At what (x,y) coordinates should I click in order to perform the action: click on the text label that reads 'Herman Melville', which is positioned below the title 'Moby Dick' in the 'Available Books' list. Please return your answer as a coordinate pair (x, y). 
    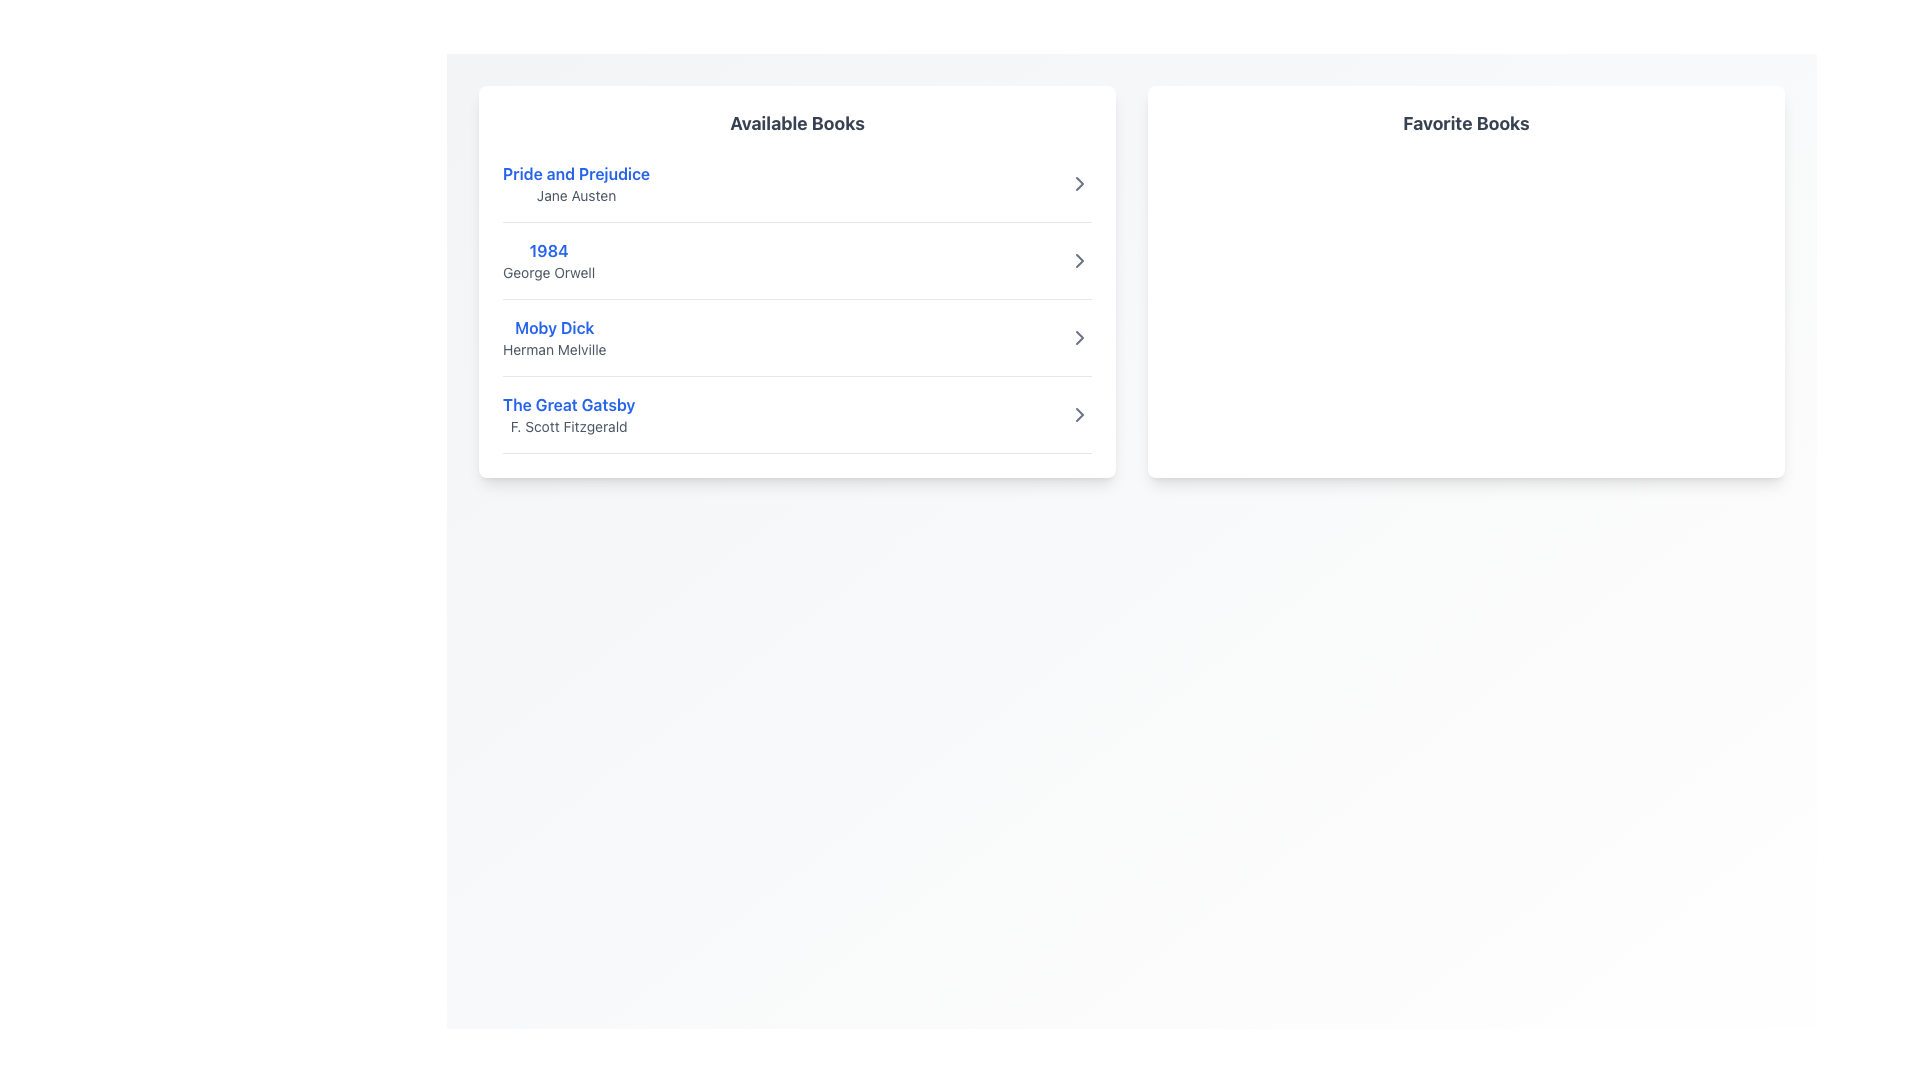
    Looking at the image, I should click on (554, 349).